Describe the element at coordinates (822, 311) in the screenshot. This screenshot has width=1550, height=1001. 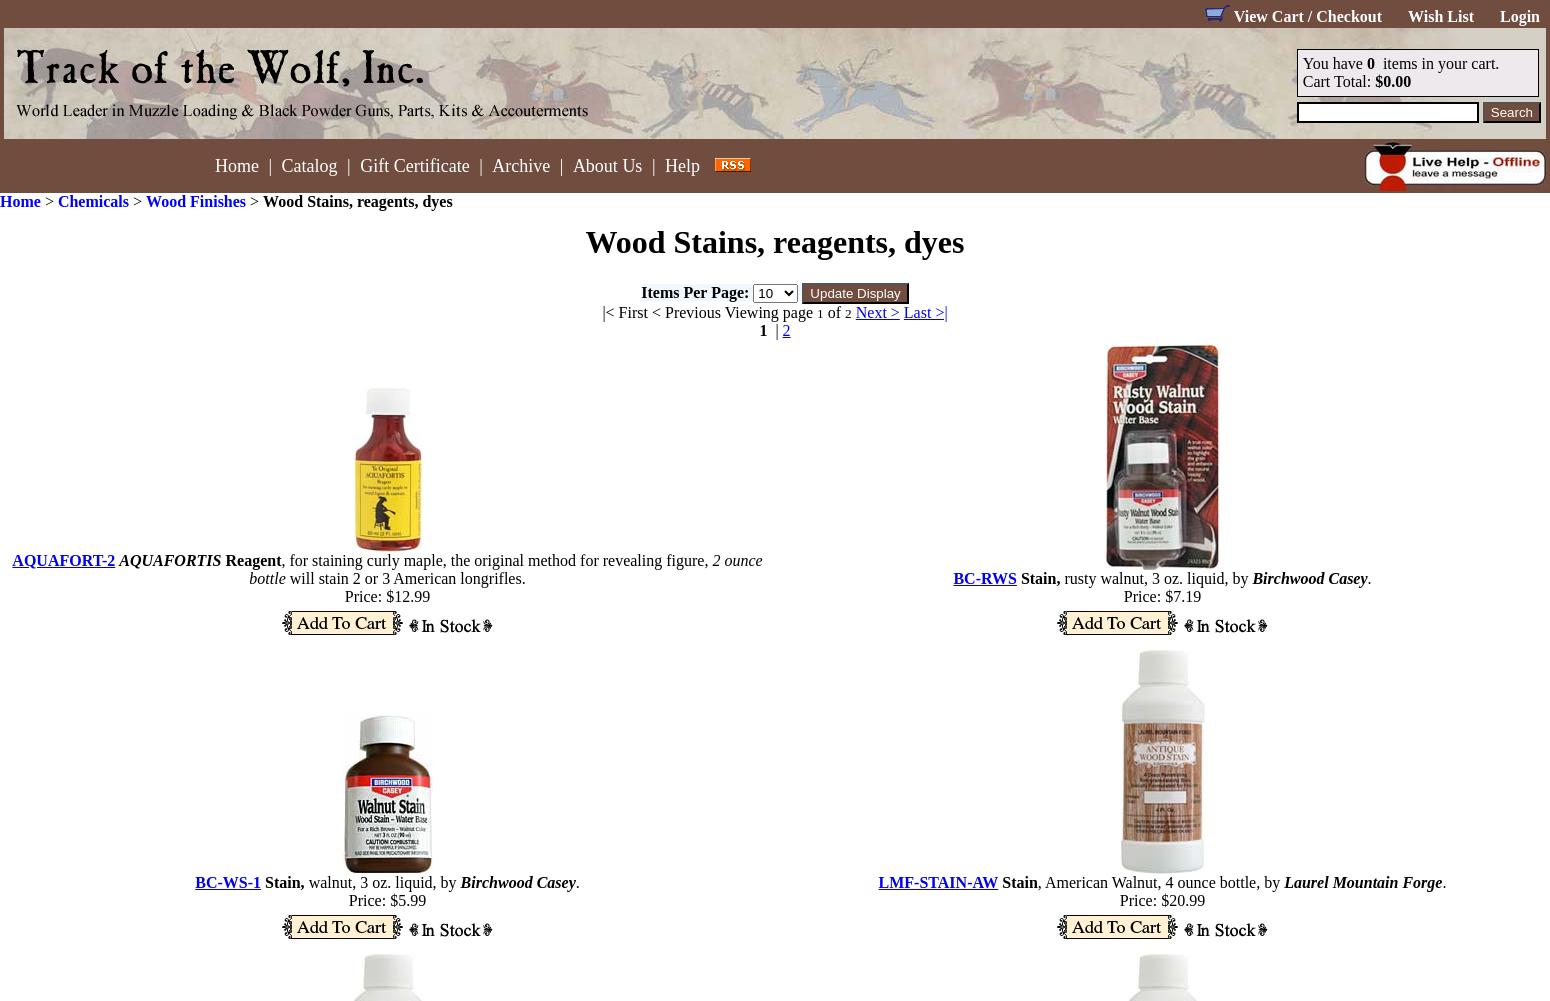
I see `'of'` at that location.